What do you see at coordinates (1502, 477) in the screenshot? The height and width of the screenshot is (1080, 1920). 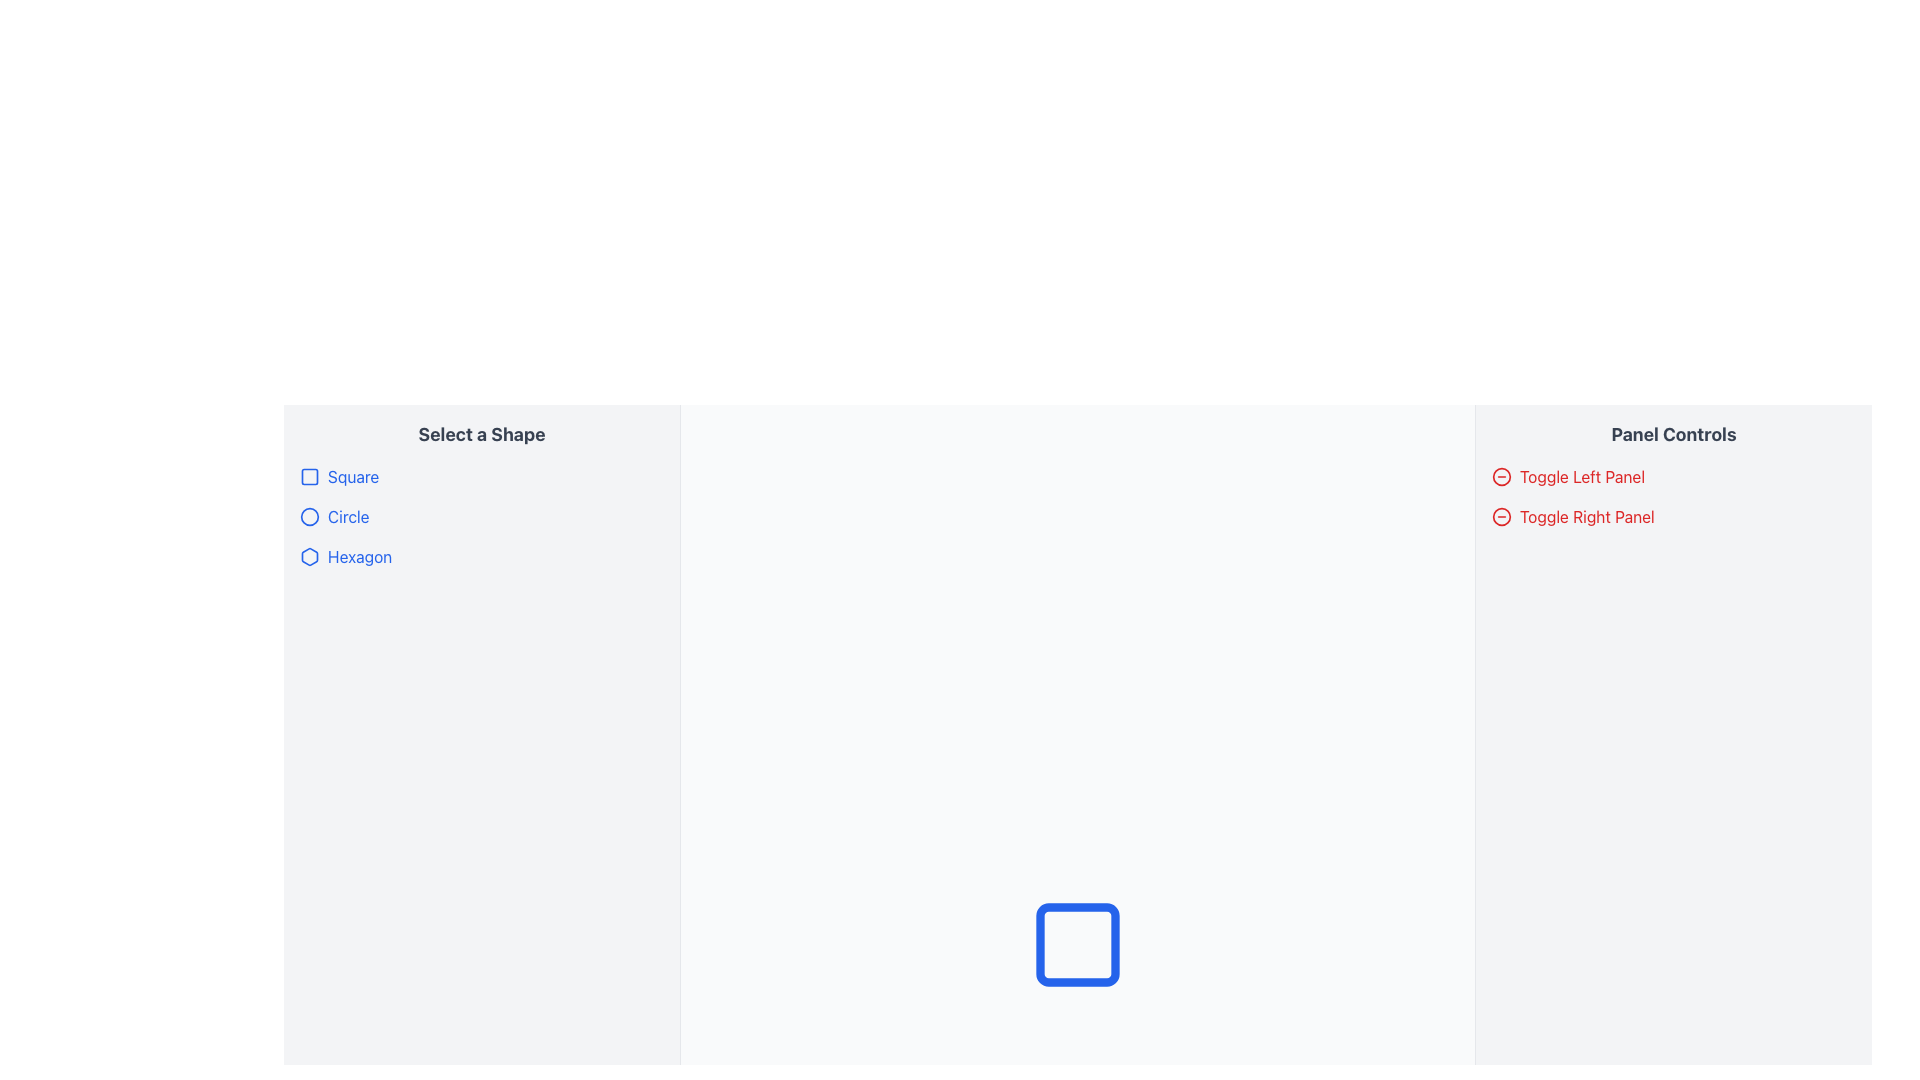 I see `the red circular minus icon located next to the 'Toggle Right Panel' text in the 'Panel Controls' section` at bounding box center [1502, 477].